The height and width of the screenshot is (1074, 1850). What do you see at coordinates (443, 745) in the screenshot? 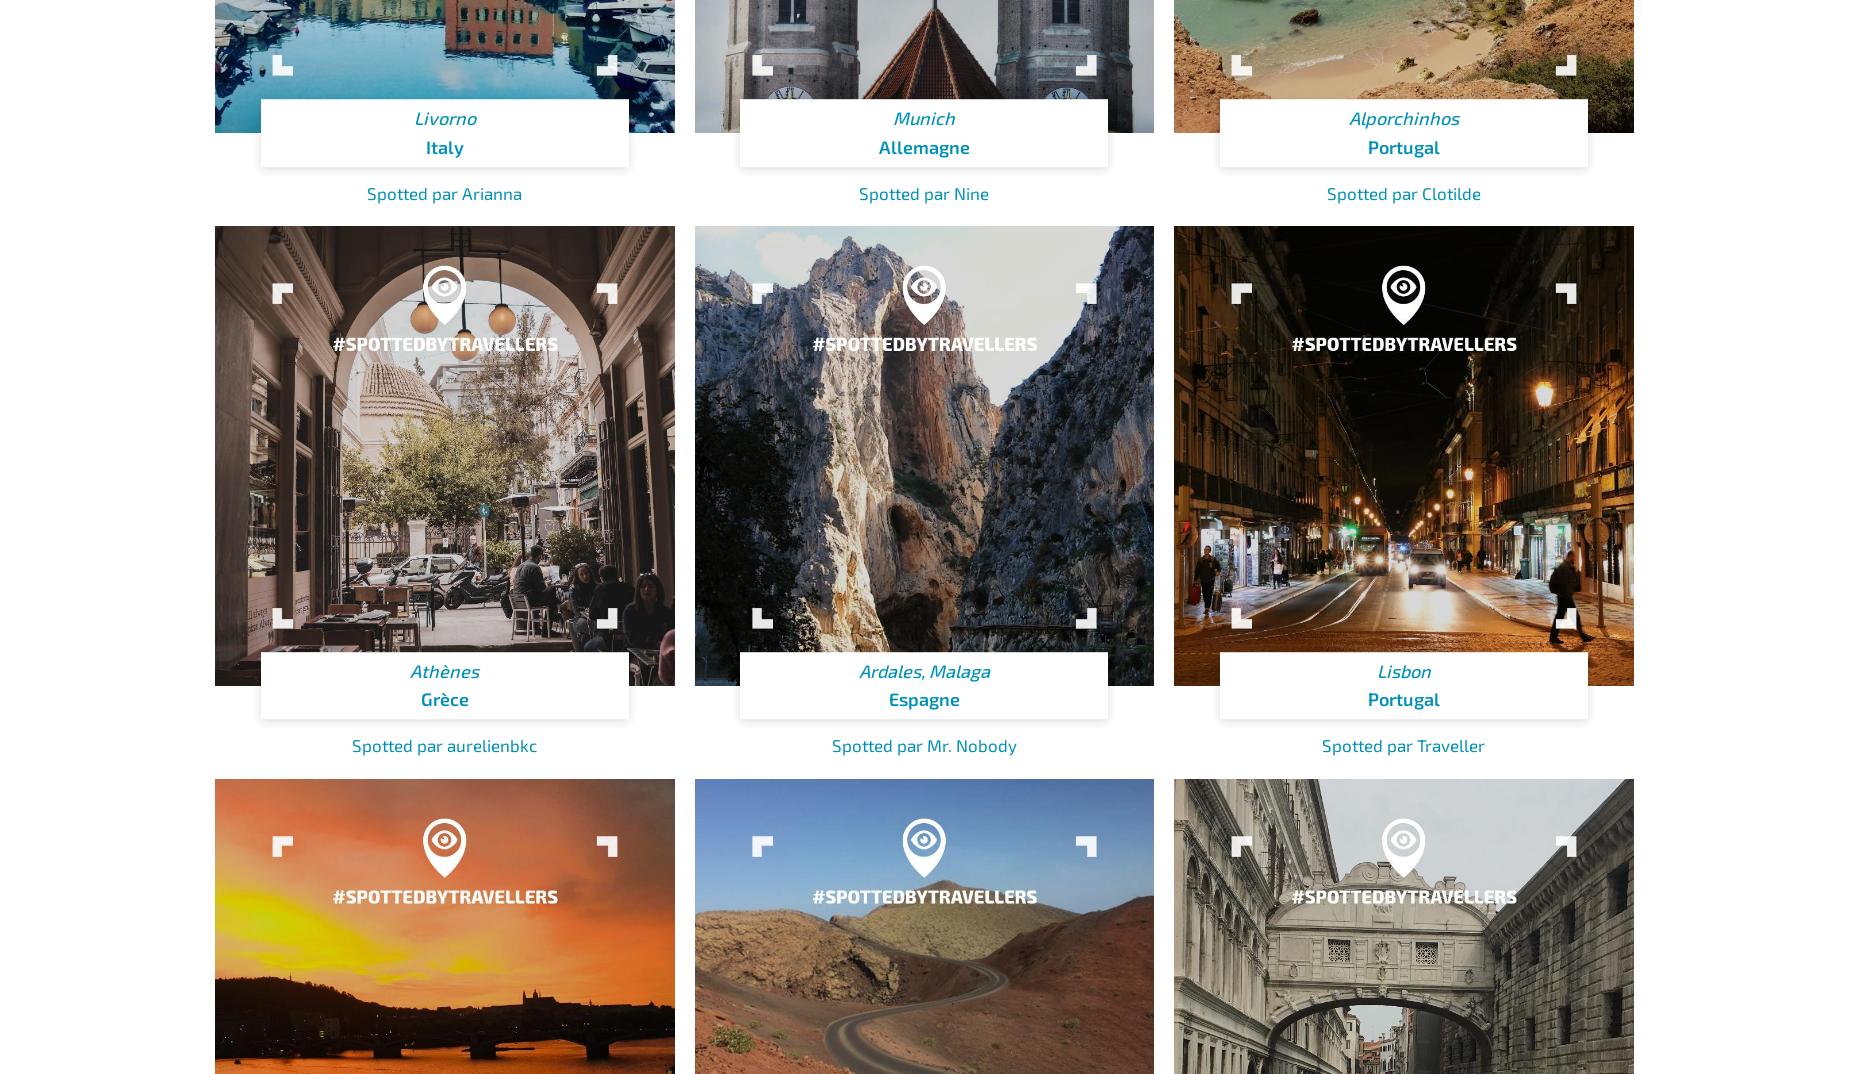
I see `'Spotted par aurelienbkc'` at bounding box center [443, 745].